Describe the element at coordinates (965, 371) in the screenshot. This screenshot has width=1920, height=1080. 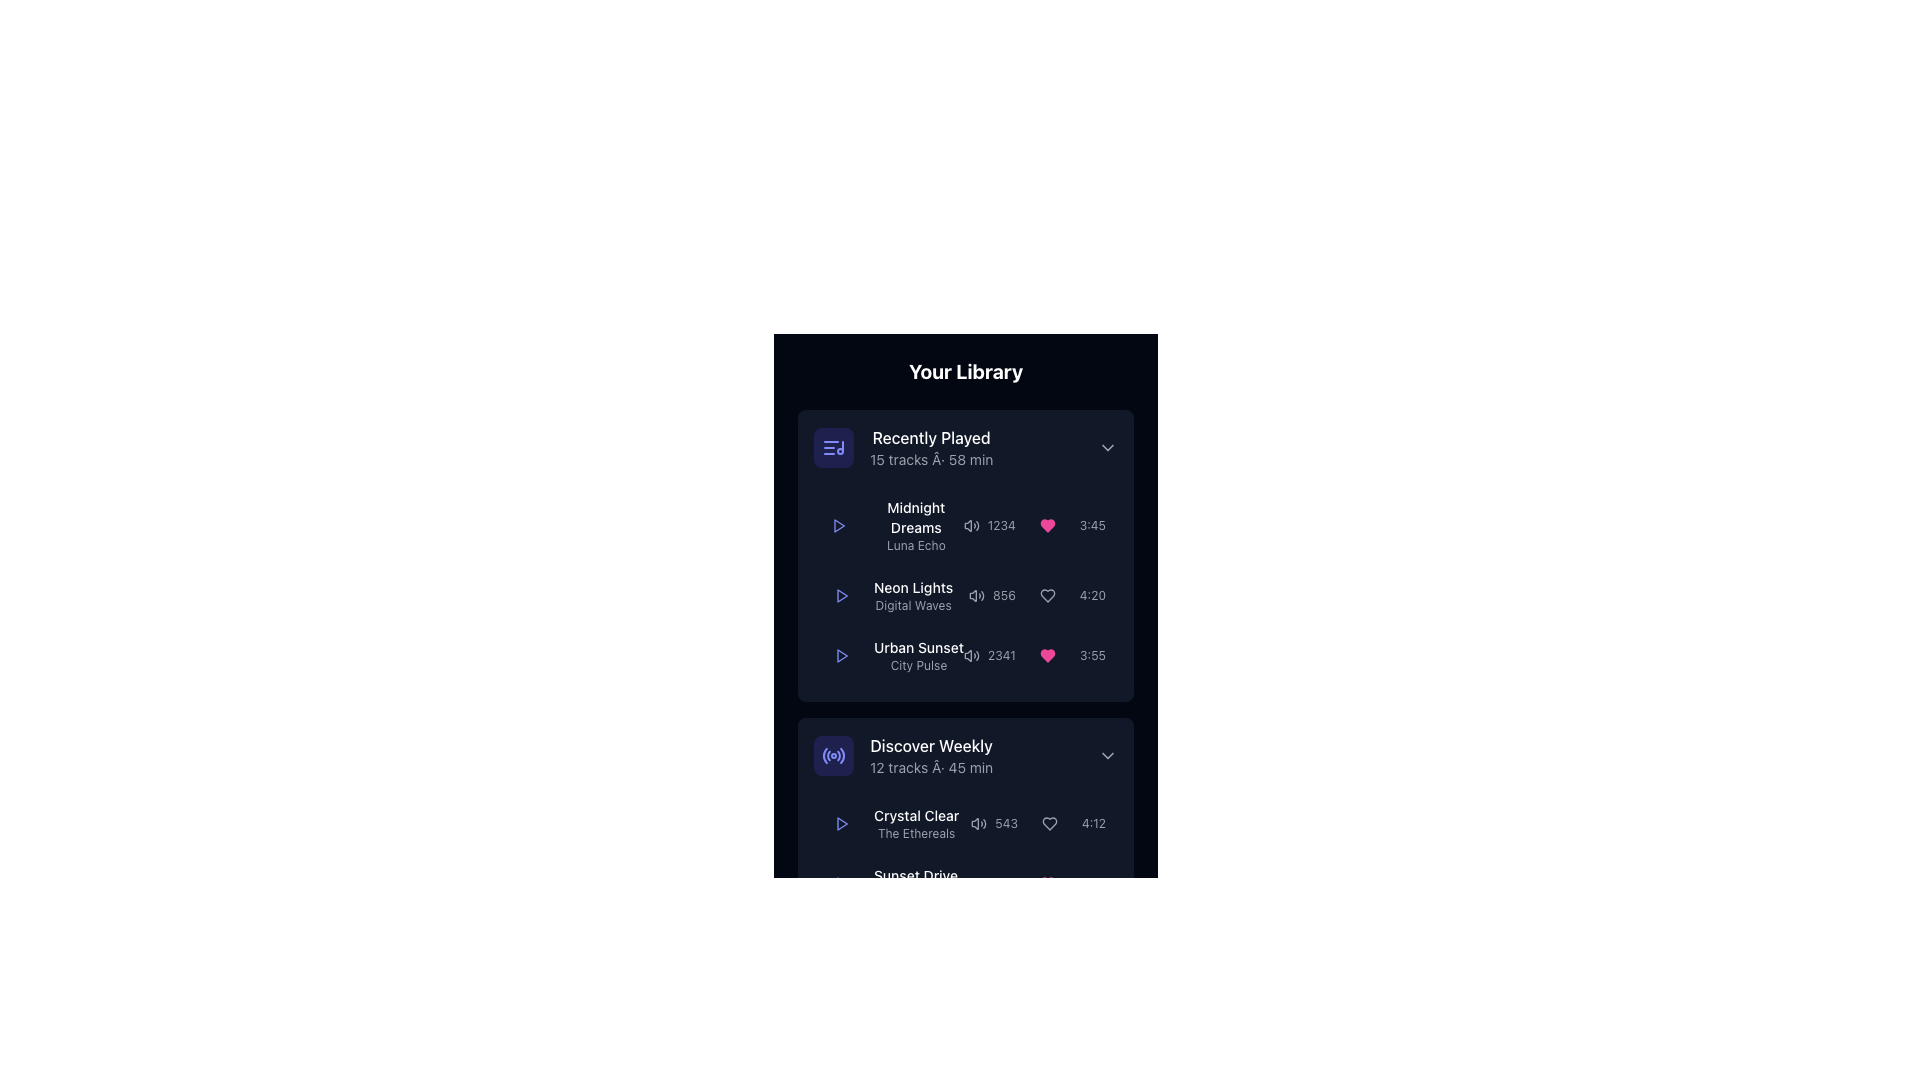
I see `the static text label displaying 'Your Library', which is styled in bold white font and located at the top of the interface, above the 'Recently Played' section` at that location.